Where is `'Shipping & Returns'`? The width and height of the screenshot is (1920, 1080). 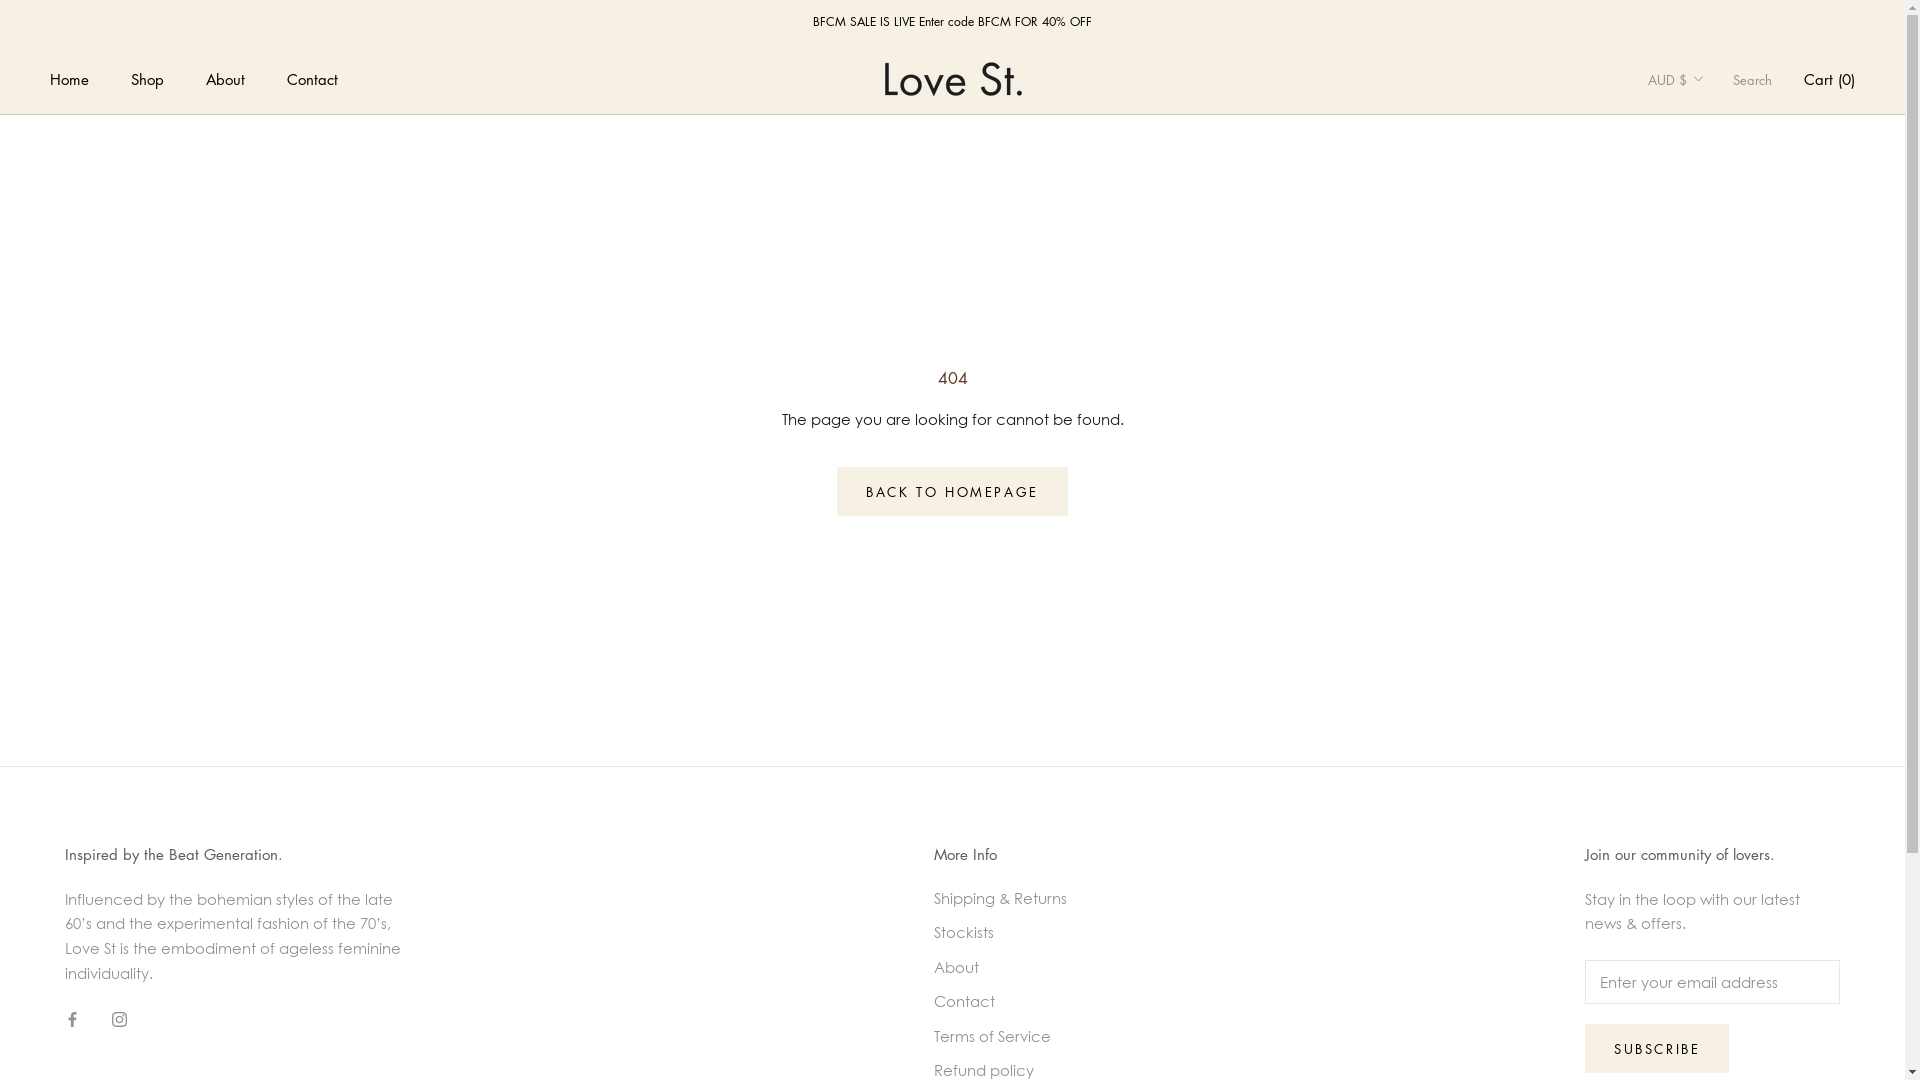
'Shipping & Returns' is located at coordinates (933, 897).